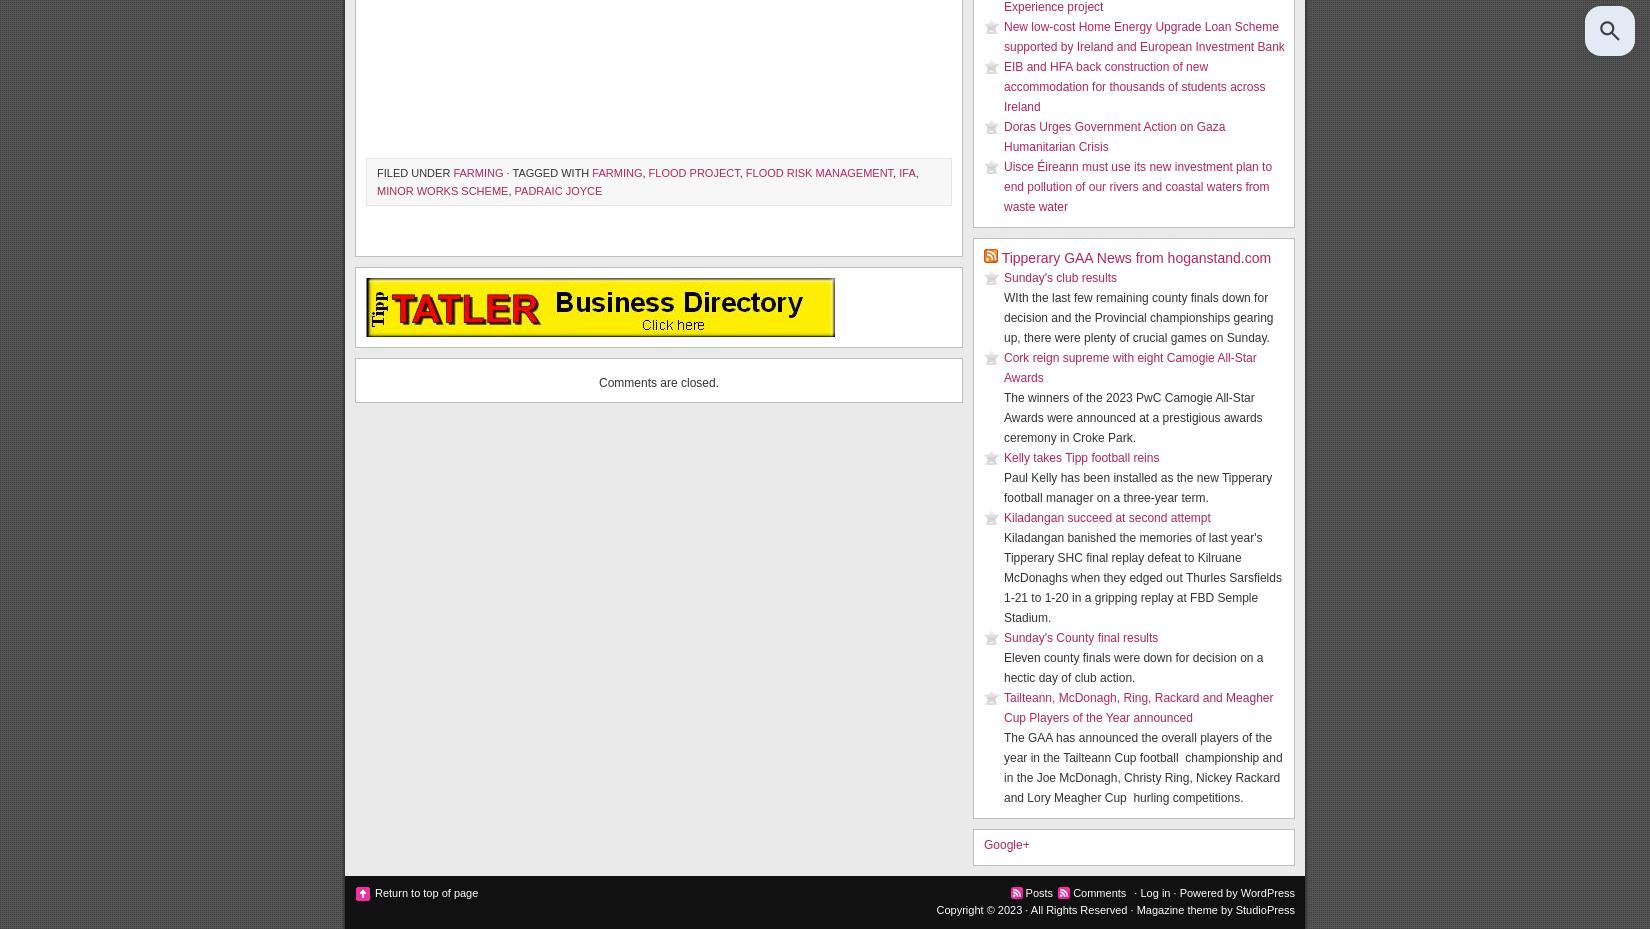  I want to click on 'WIth the last few remaining county finals down for decision and the Provincial championships gearing up, there were plenty of crucial games on Sunday.', so click(1004, 317).